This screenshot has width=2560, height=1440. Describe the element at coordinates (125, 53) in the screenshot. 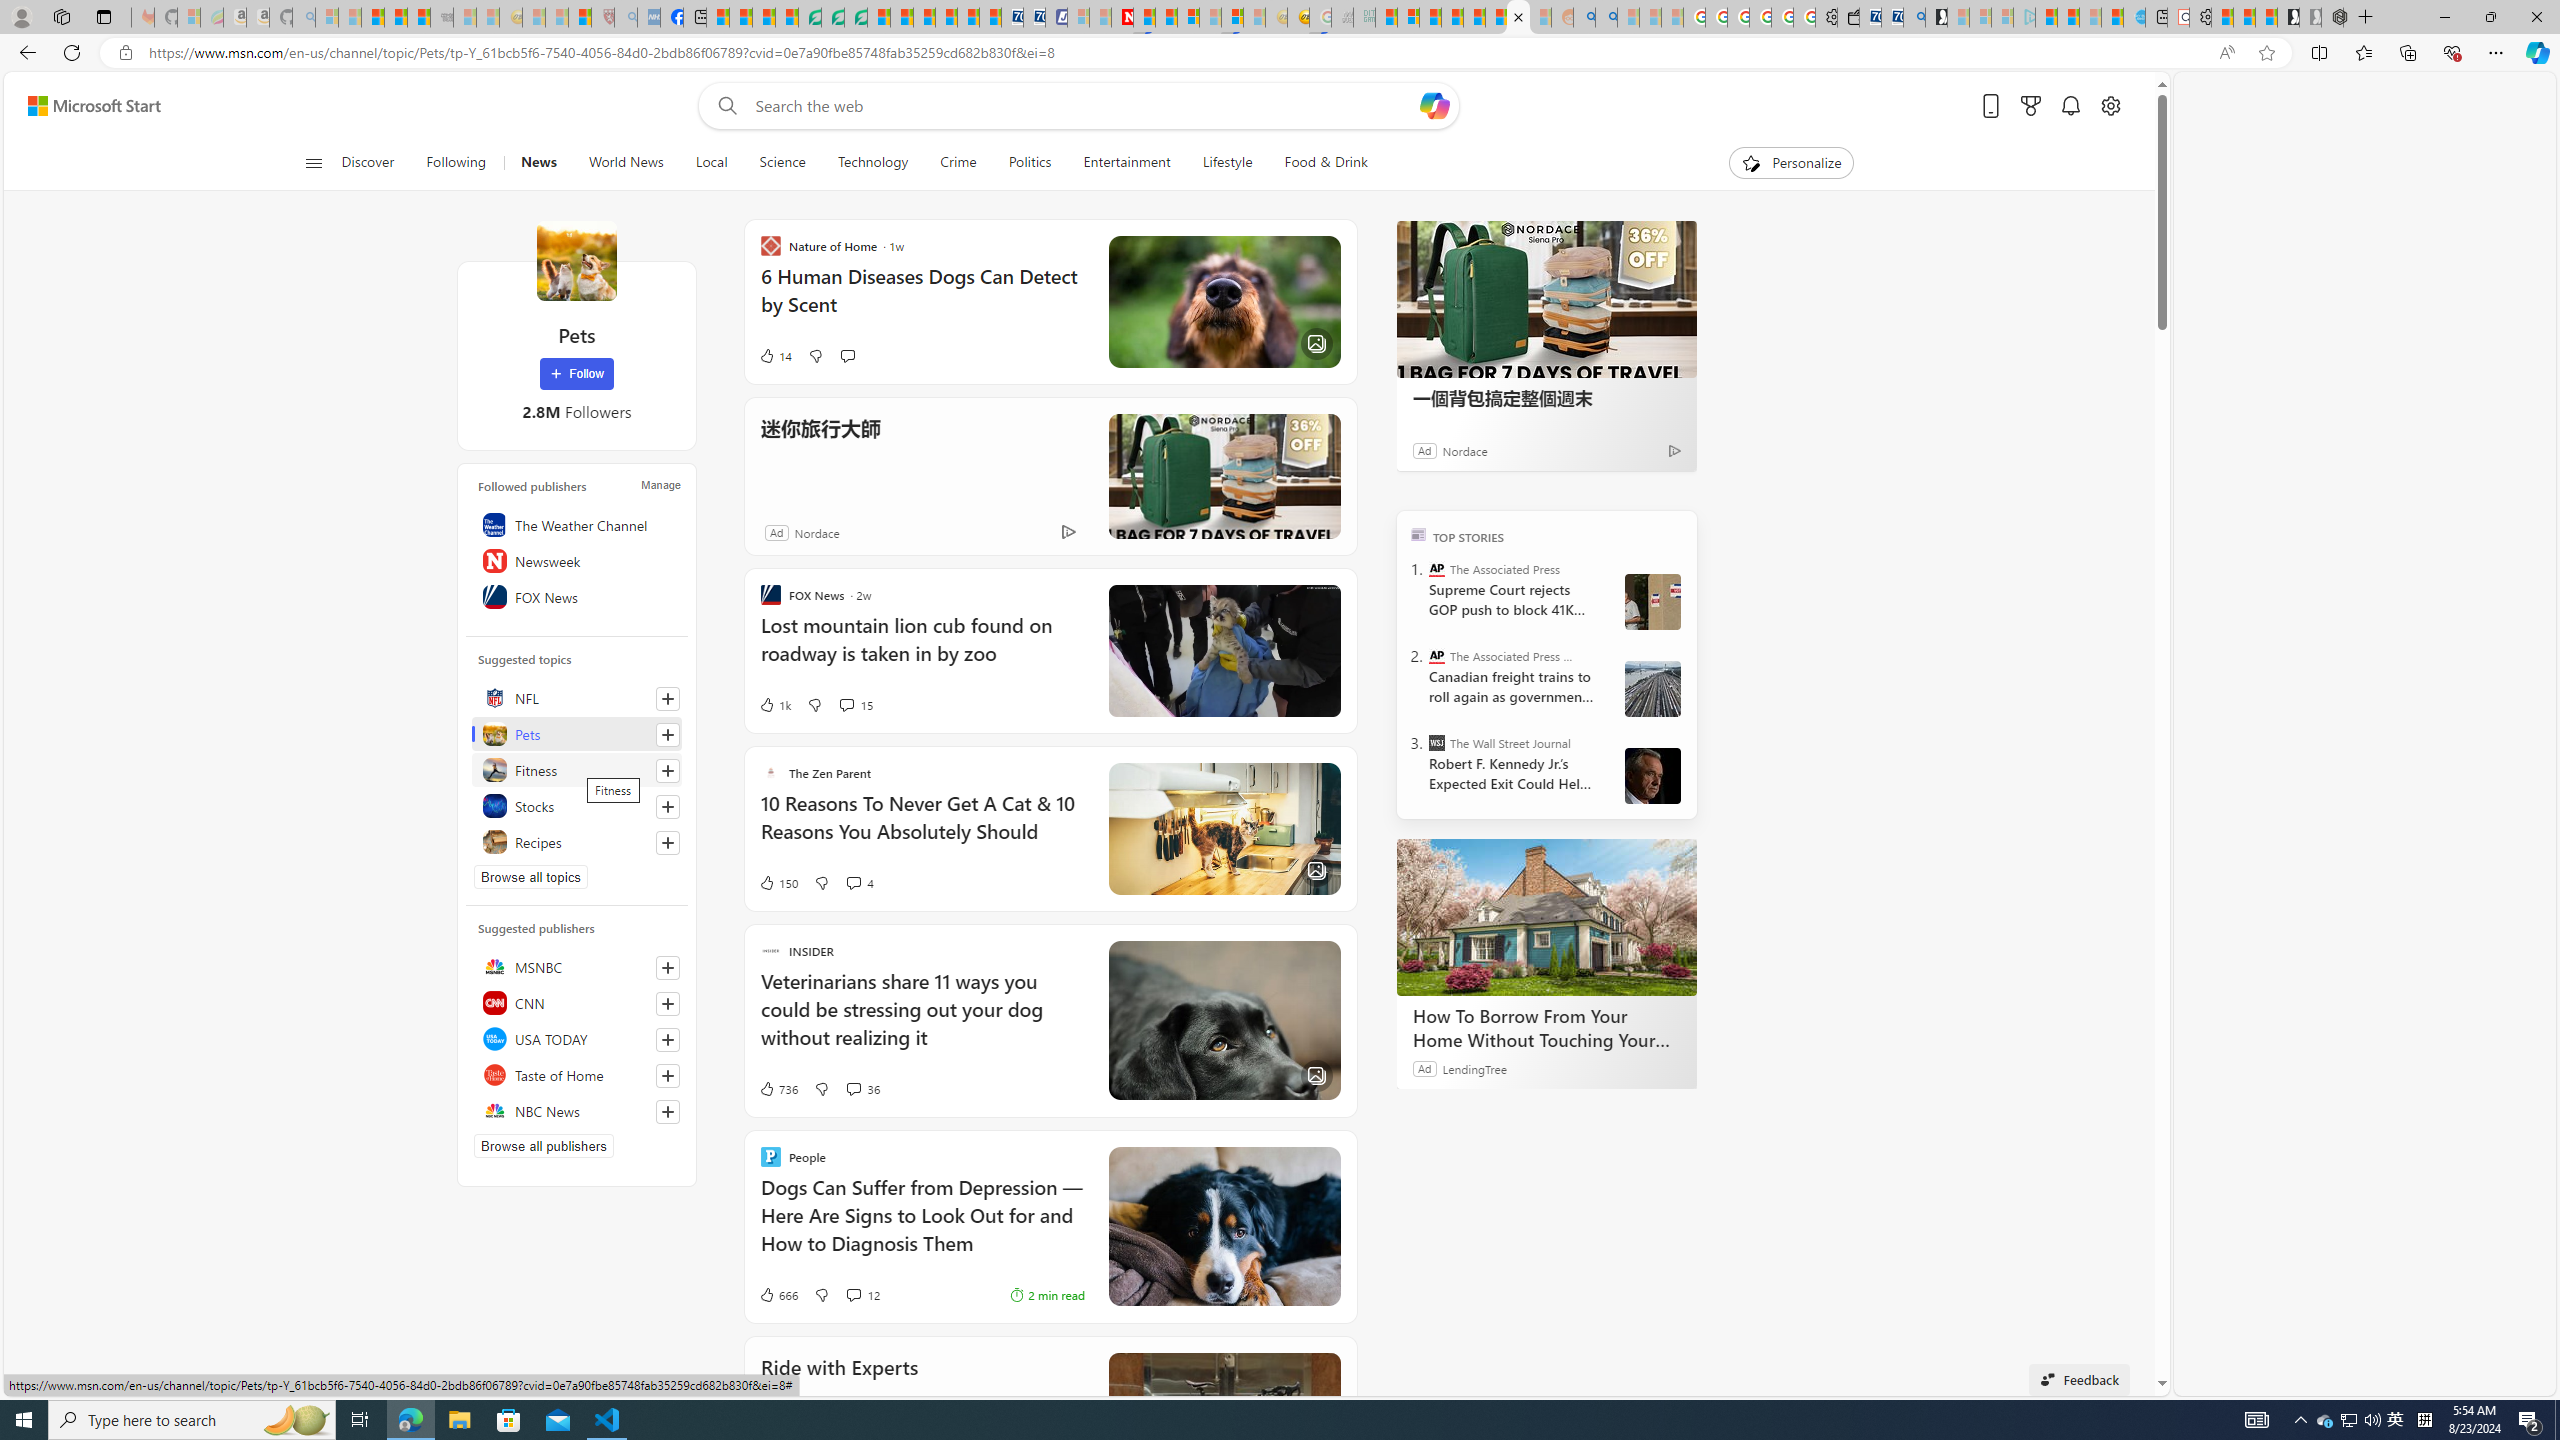

I see `'View site information'` at that location.